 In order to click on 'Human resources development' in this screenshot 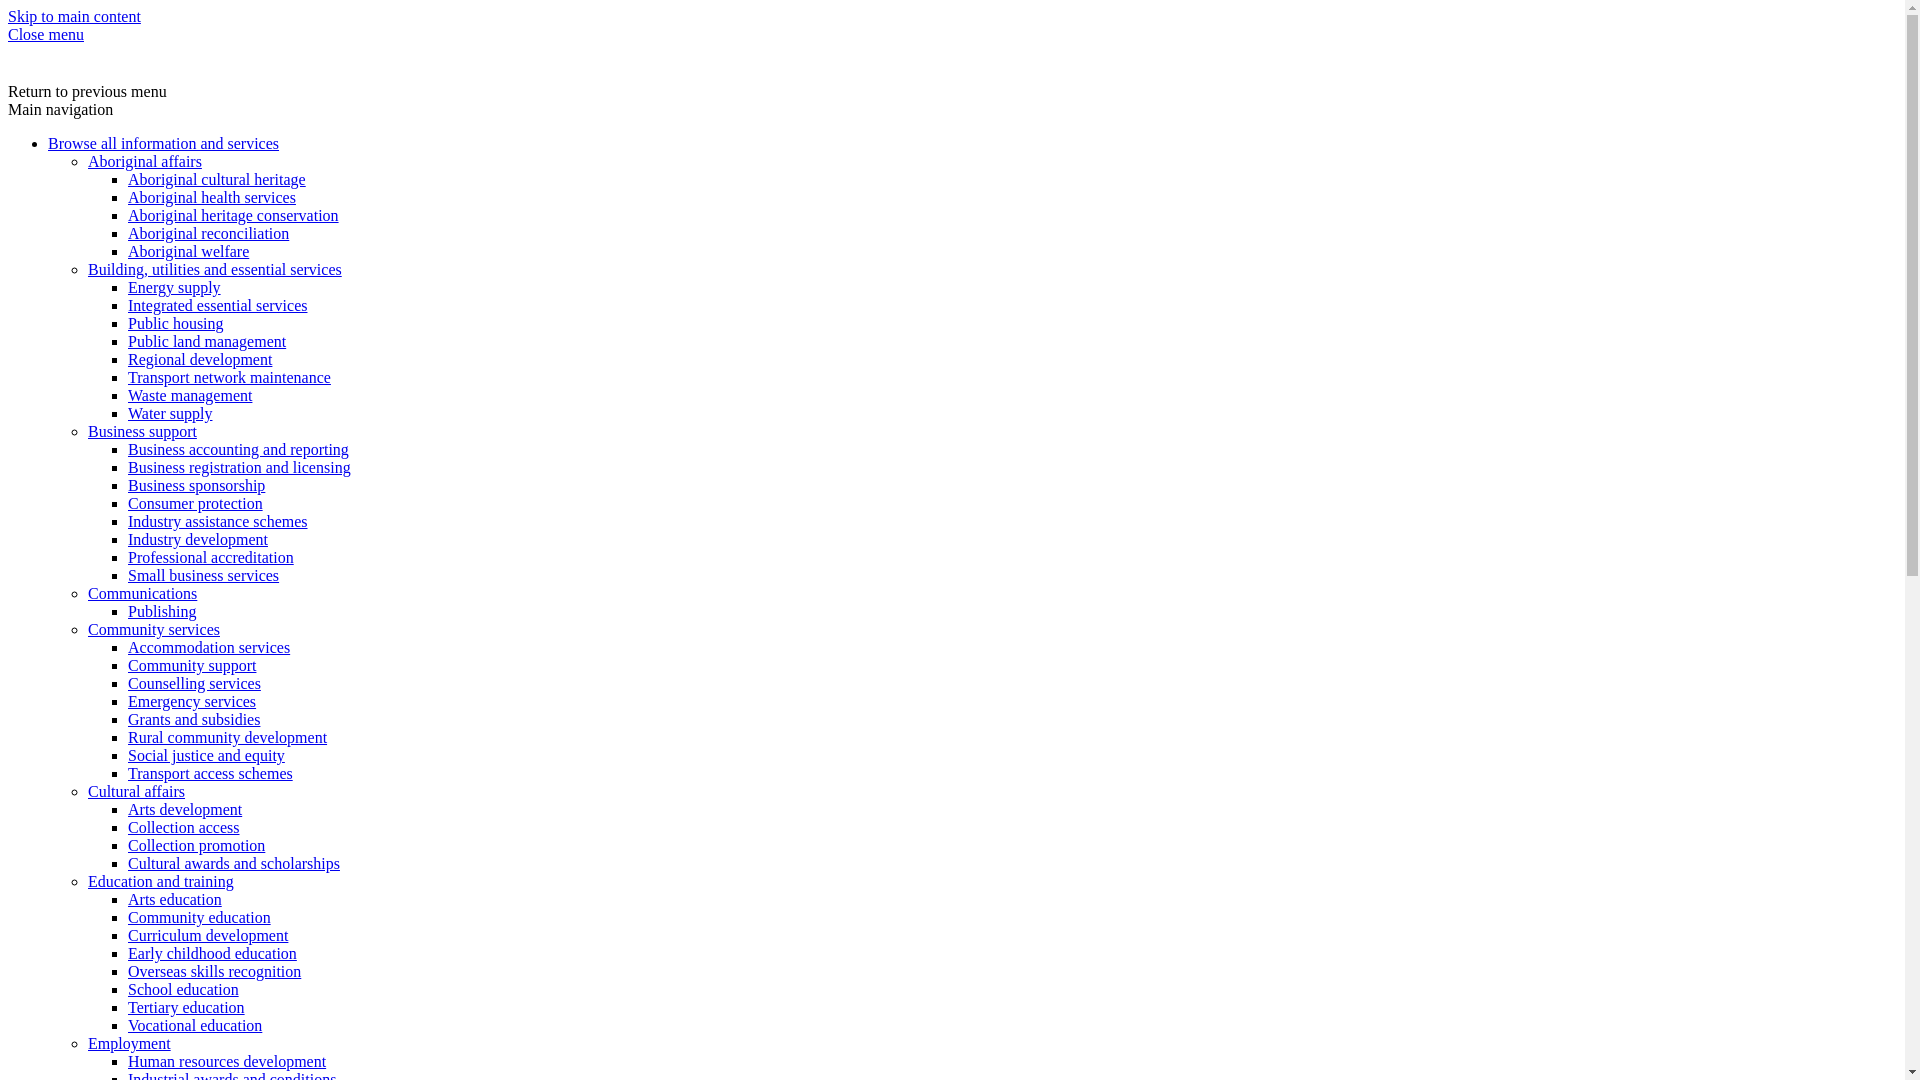, I will do `click(226, 1060)`.